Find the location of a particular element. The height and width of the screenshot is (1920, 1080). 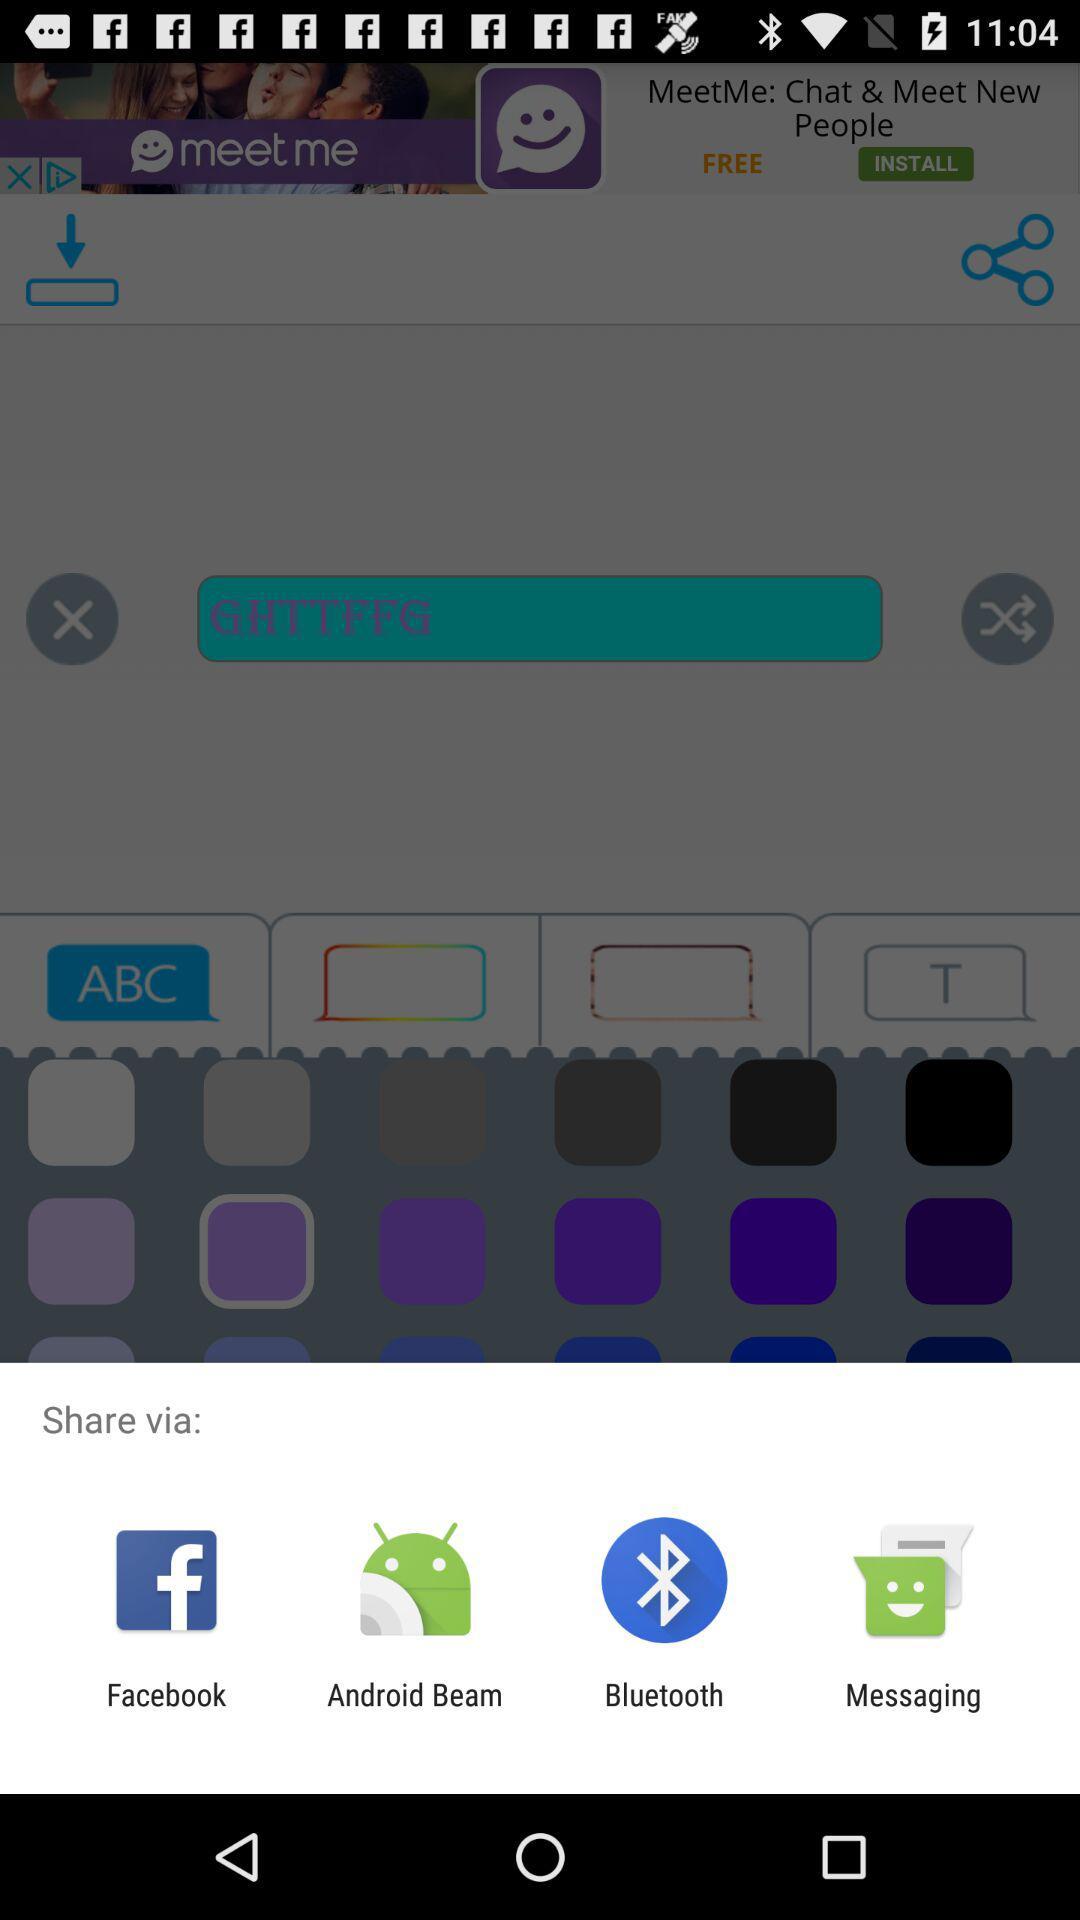

app to the left of the android beam app is located at coordinates (165, 1711).